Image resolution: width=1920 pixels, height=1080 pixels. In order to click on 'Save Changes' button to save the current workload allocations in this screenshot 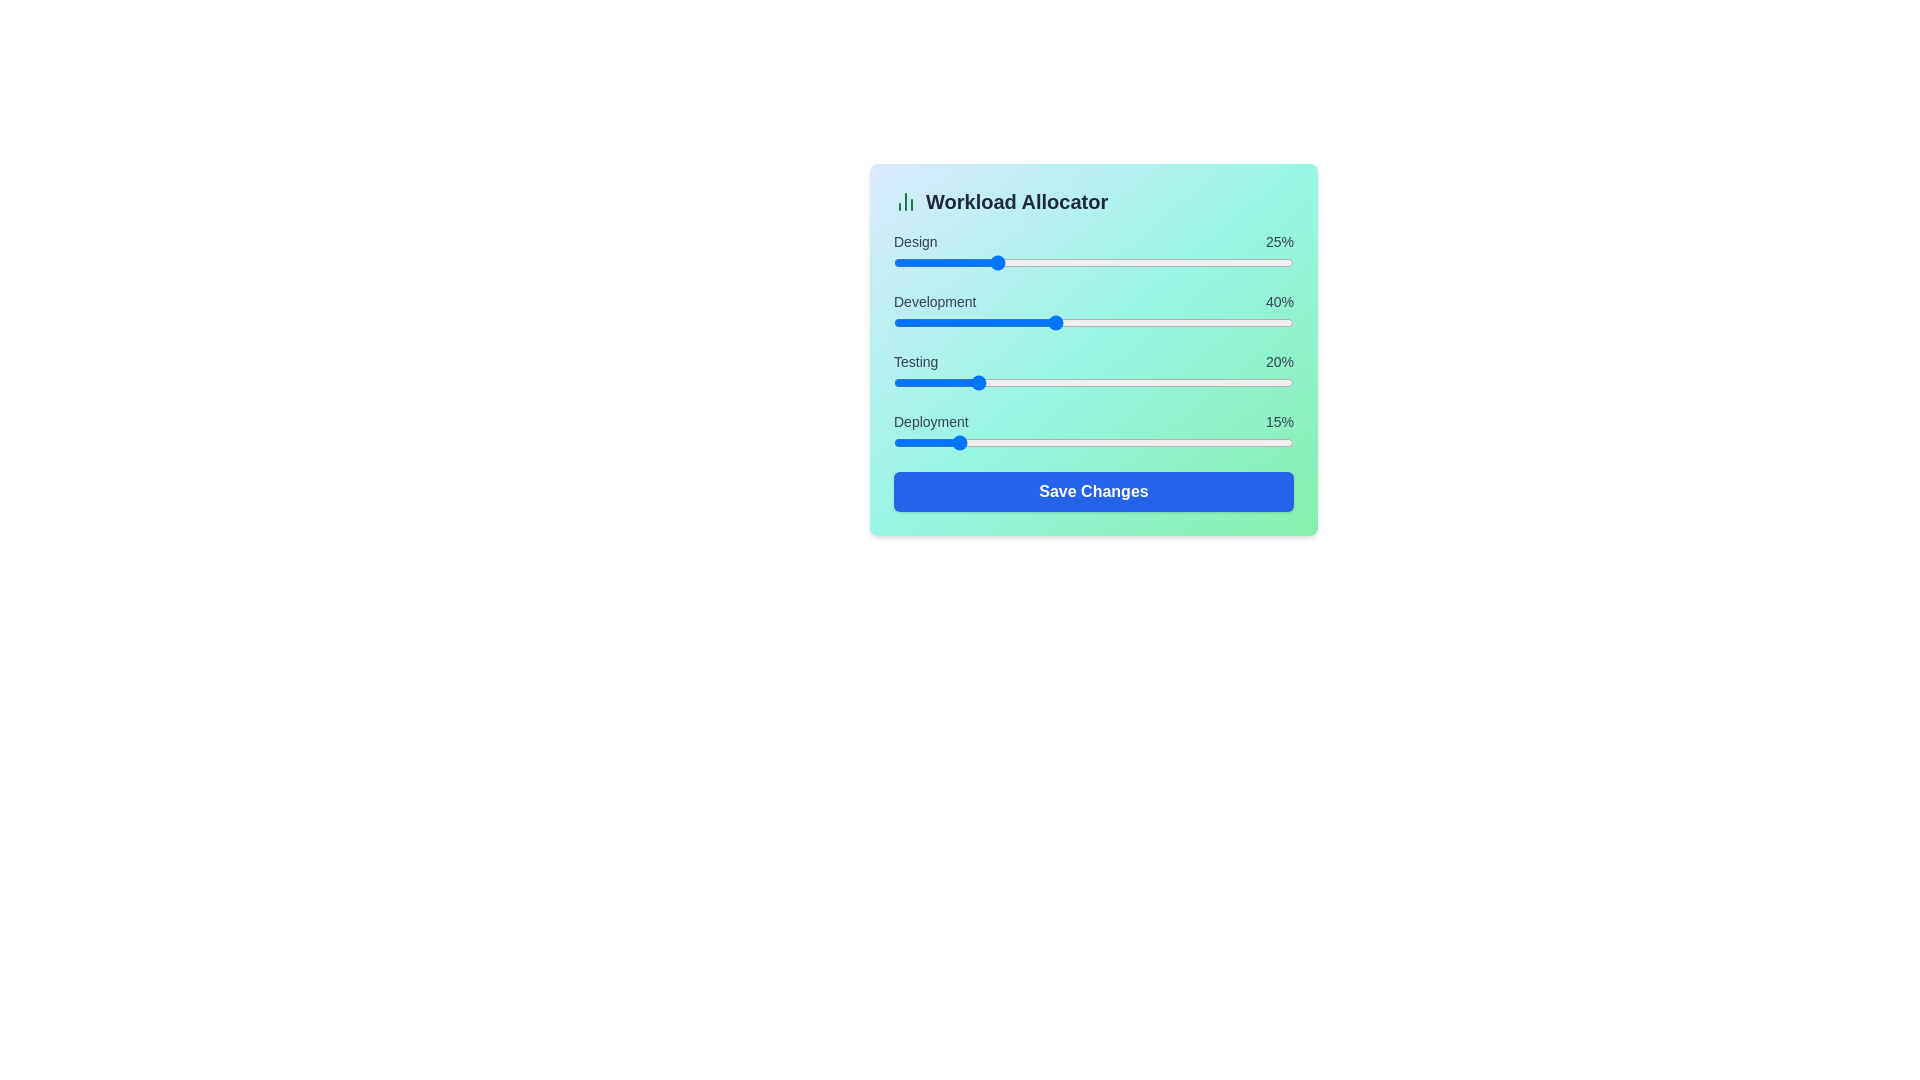, I will do `click(1093, 492)`.